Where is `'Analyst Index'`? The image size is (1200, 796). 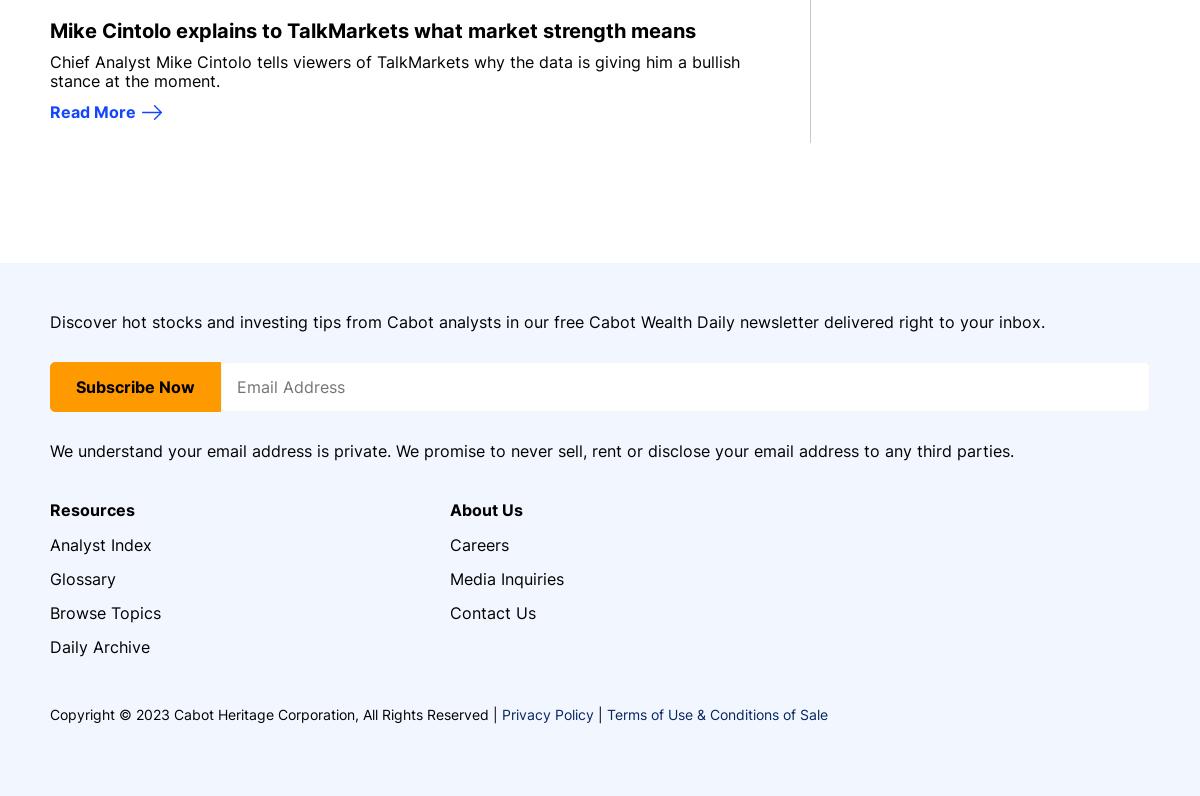
'Analyst Index' is located at coordinates (101, 542).